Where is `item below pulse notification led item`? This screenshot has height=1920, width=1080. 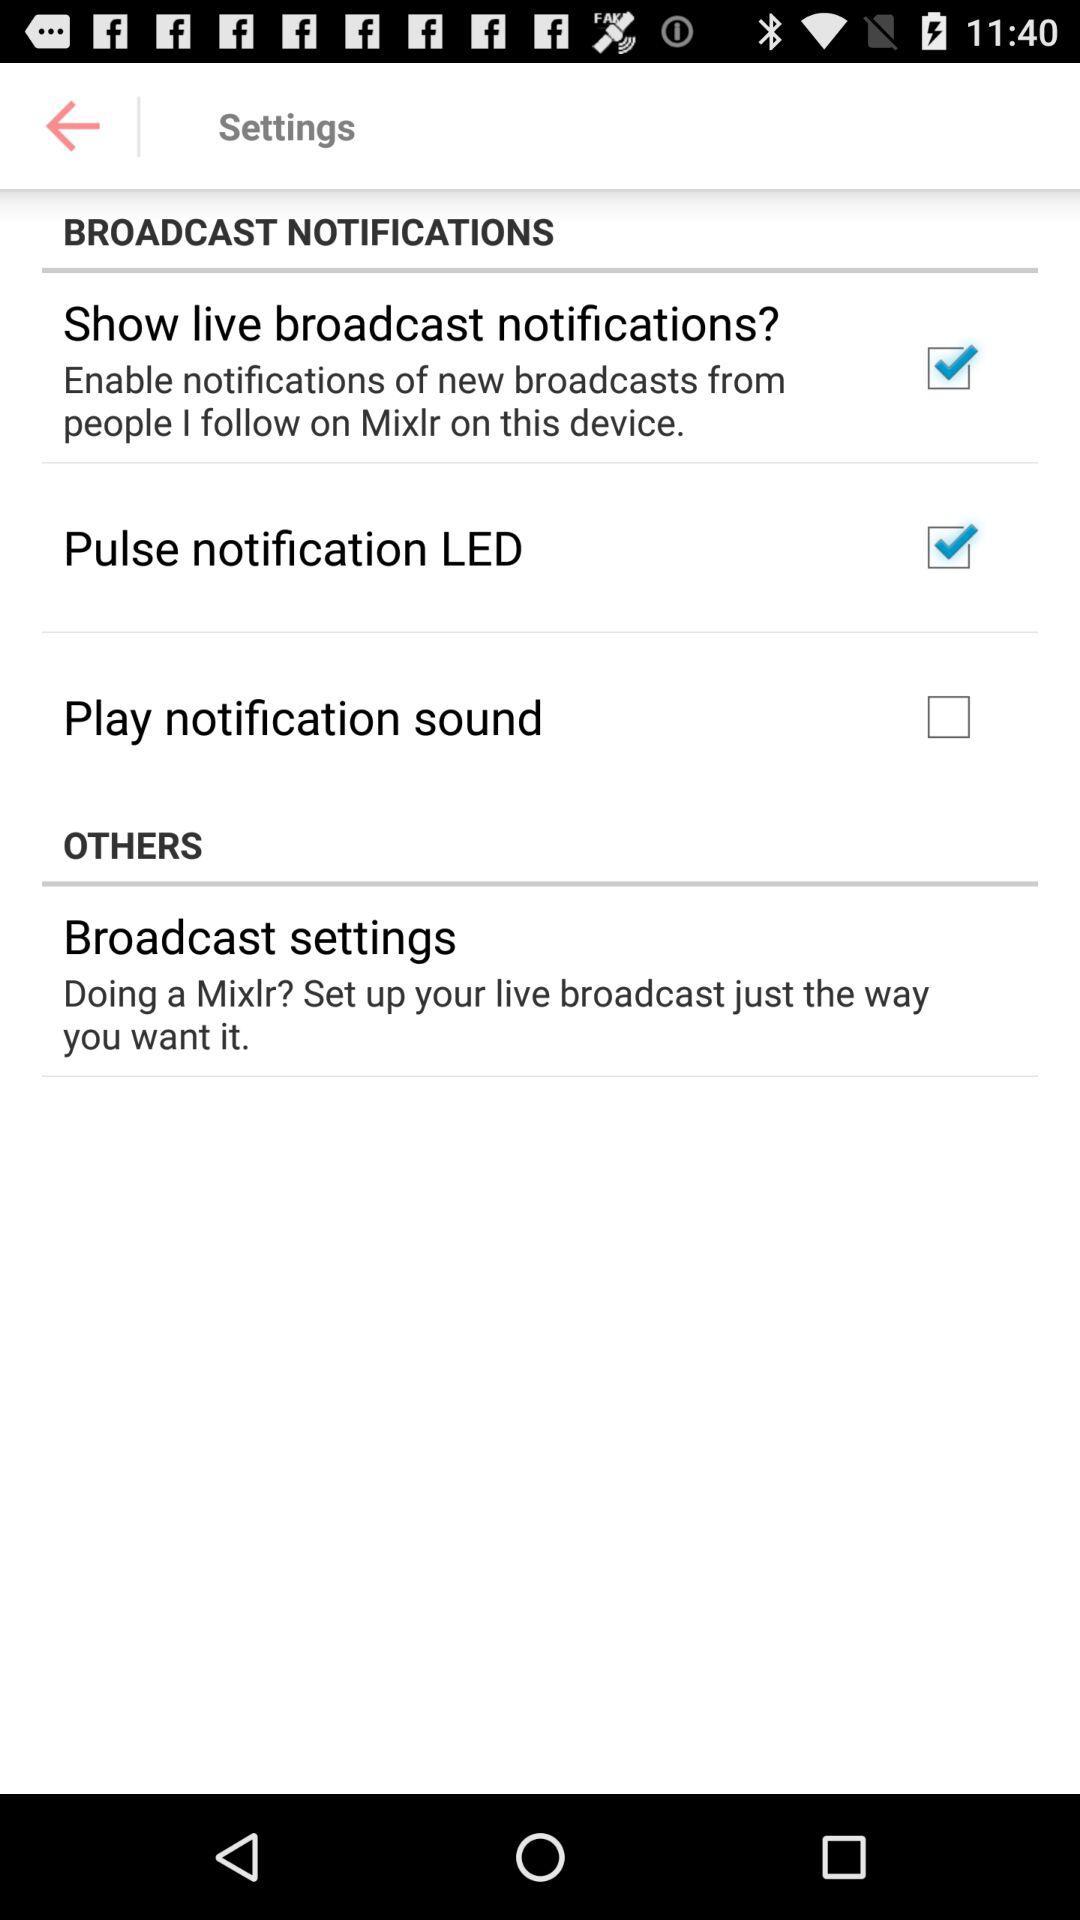
item below pulse notification led item is located at coordinates (303, 716).